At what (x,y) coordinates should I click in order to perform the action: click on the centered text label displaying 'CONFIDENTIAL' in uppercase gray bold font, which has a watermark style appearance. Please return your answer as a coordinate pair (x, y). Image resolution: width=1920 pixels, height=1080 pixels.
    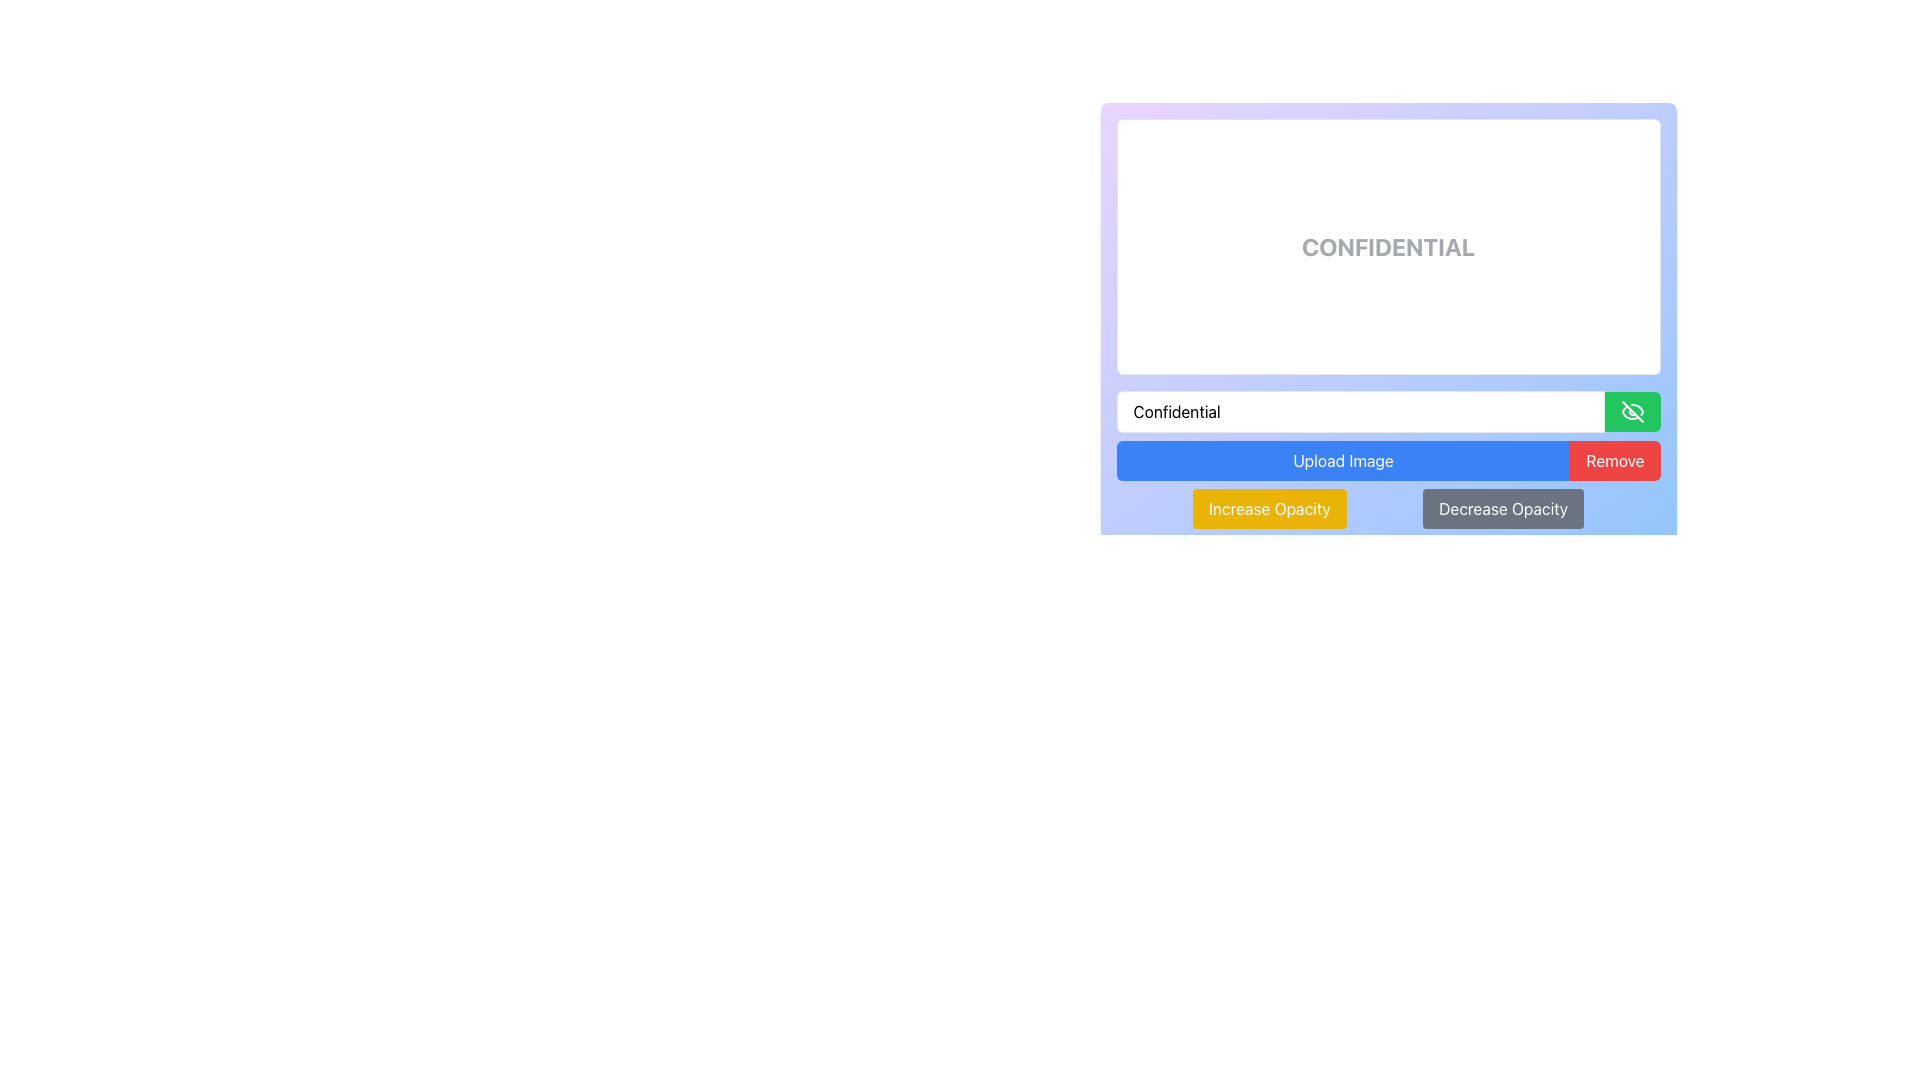
    Looking at the image, I should click on (1387, 245).